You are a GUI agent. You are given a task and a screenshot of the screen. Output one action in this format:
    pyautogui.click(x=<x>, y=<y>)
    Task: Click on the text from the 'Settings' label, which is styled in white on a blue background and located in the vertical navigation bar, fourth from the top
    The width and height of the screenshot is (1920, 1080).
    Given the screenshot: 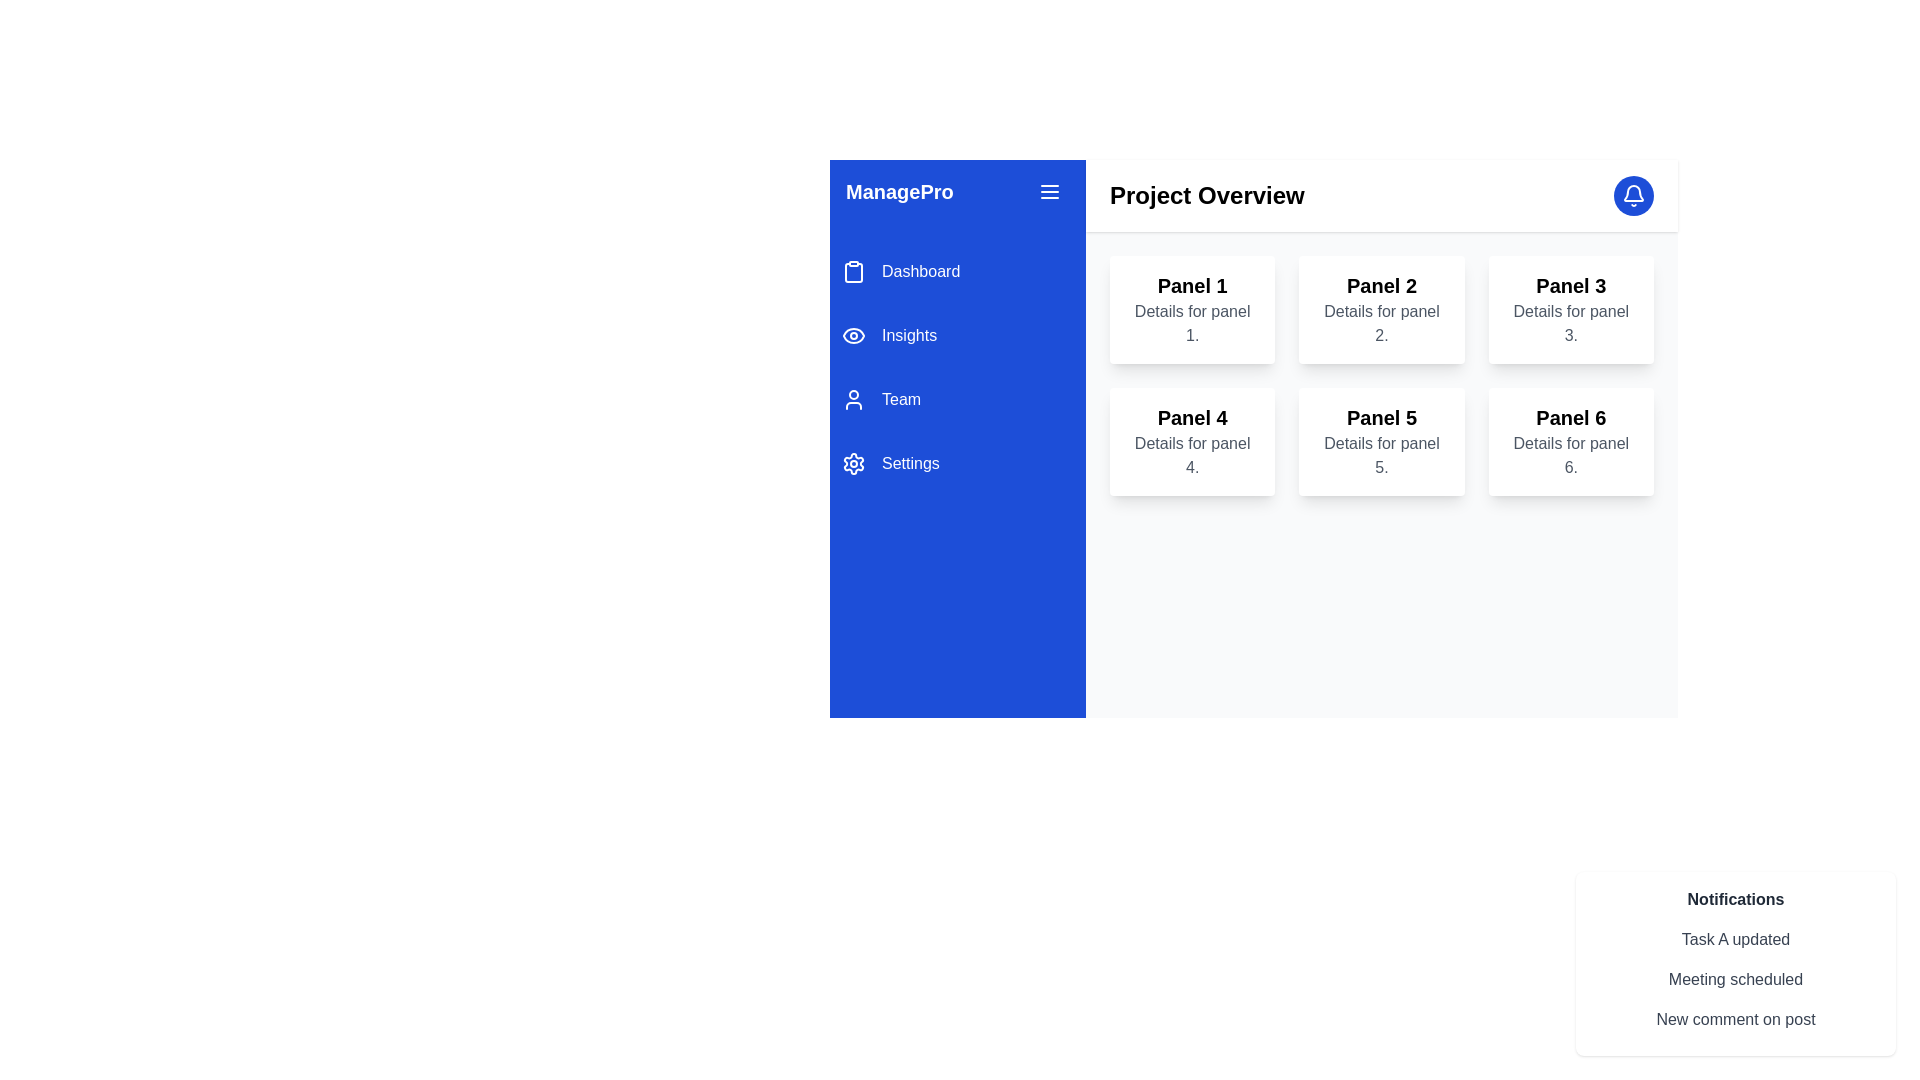 What is the action you would take?
    pyautogui.click(x=909, y=463)
    